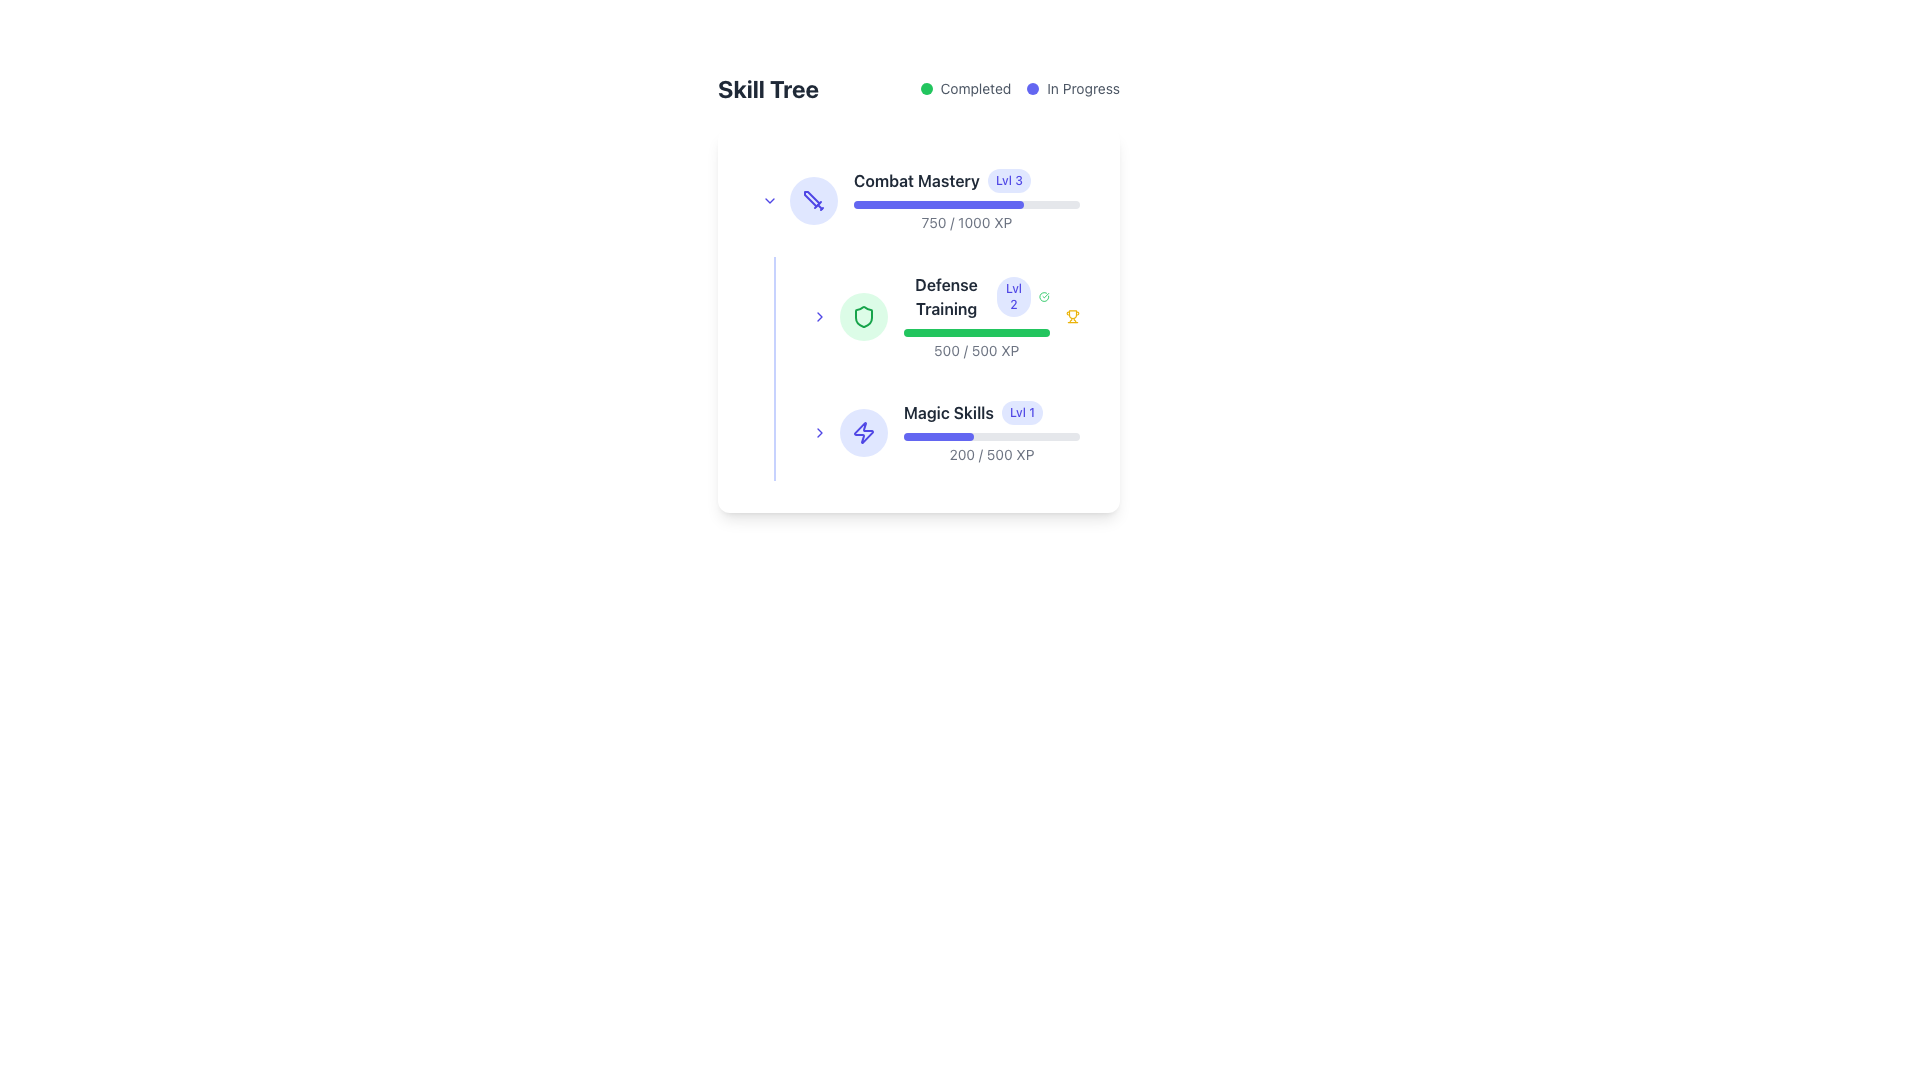 This screenshot has height=1080, width=1920. What do you see at coordinates (768, 200) in the screenshot?
I see `the Toggle Button located to the left of the 'Combat Mastery' text and adjacent to the circular sword icon to visualize the hover effect` at bounding box center [768, 200].